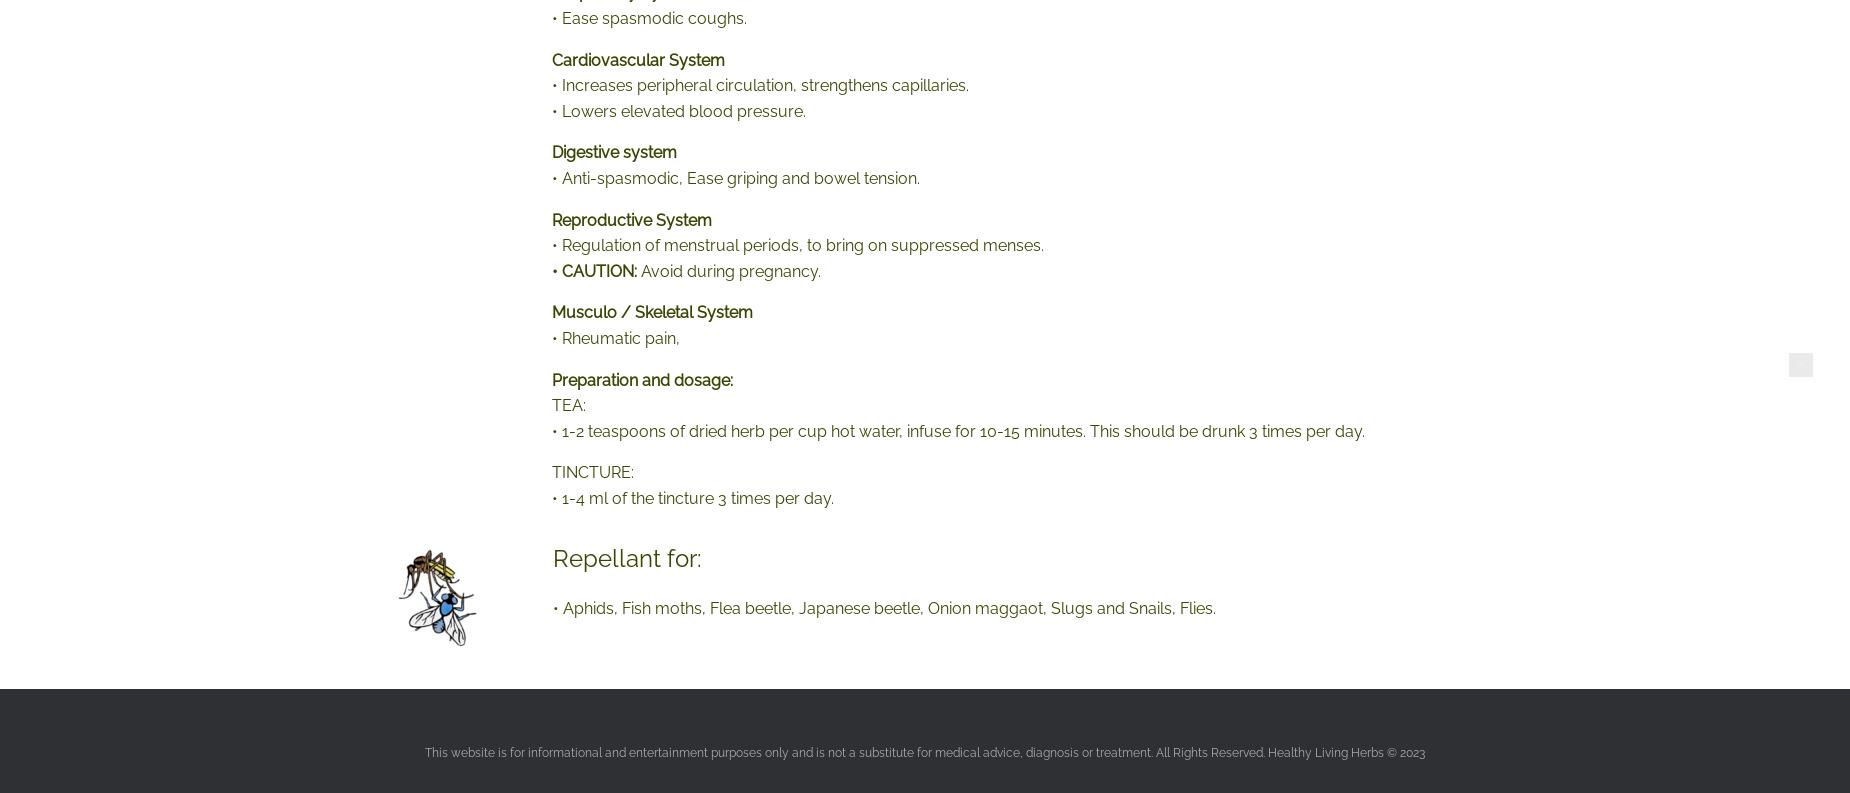 The image size is (1850, 793). Describe the element at coordinates (642, 378) in the screenshot. I see `'Preparation and dosage:'` at that location.